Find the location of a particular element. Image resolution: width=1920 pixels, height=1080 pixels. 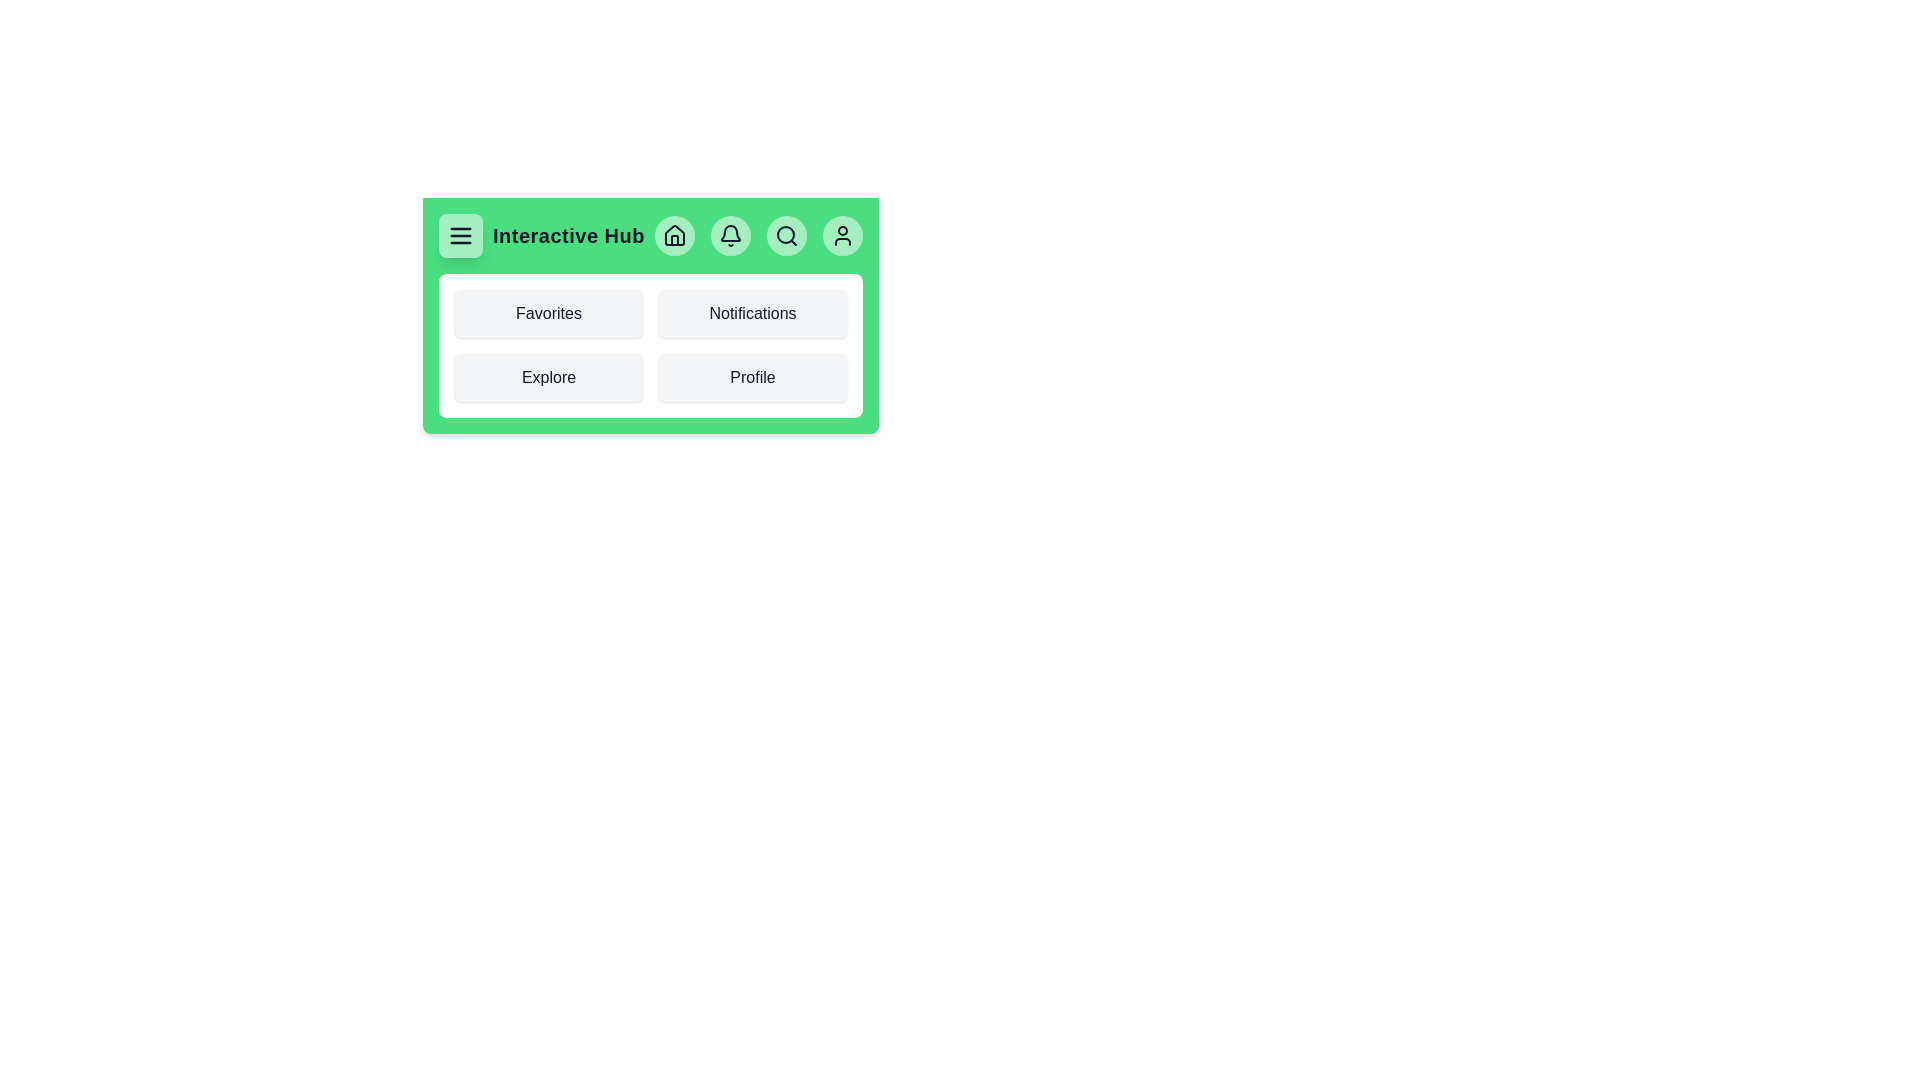

the interactive element Notifications Link is located at coordinates (752, 313).